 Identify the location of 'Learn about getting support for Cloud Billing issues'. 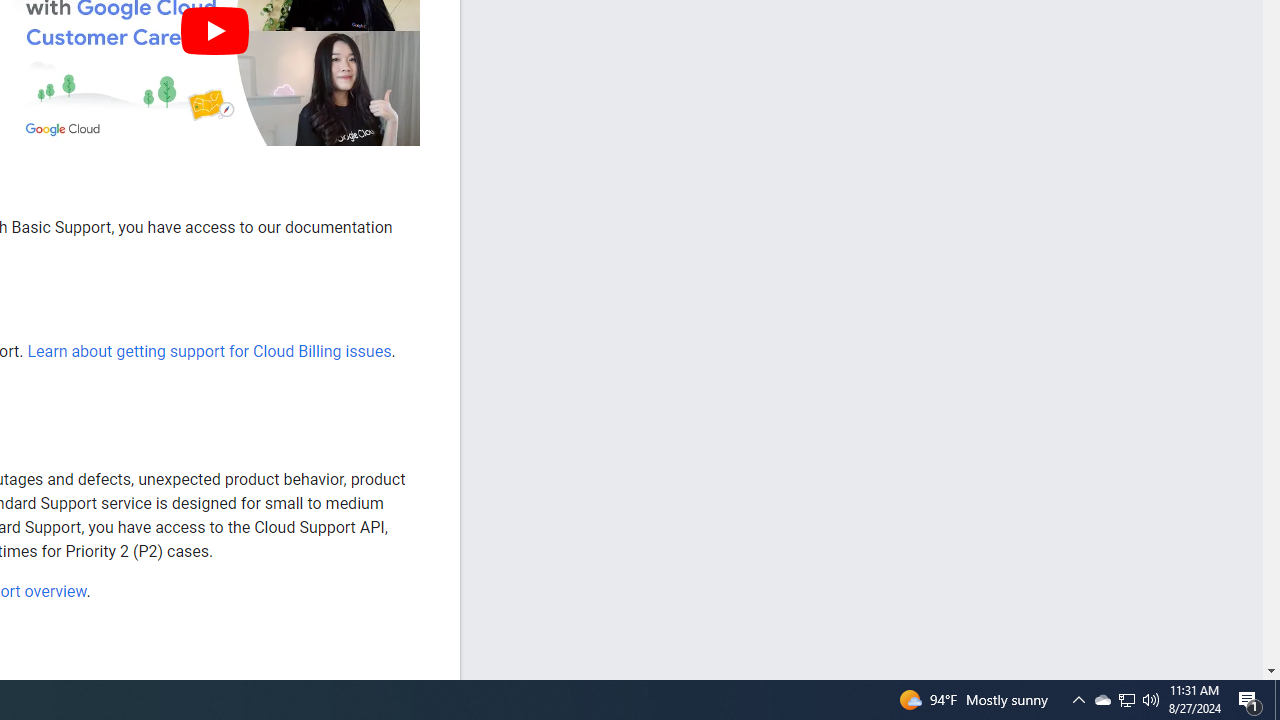
(209, 350).